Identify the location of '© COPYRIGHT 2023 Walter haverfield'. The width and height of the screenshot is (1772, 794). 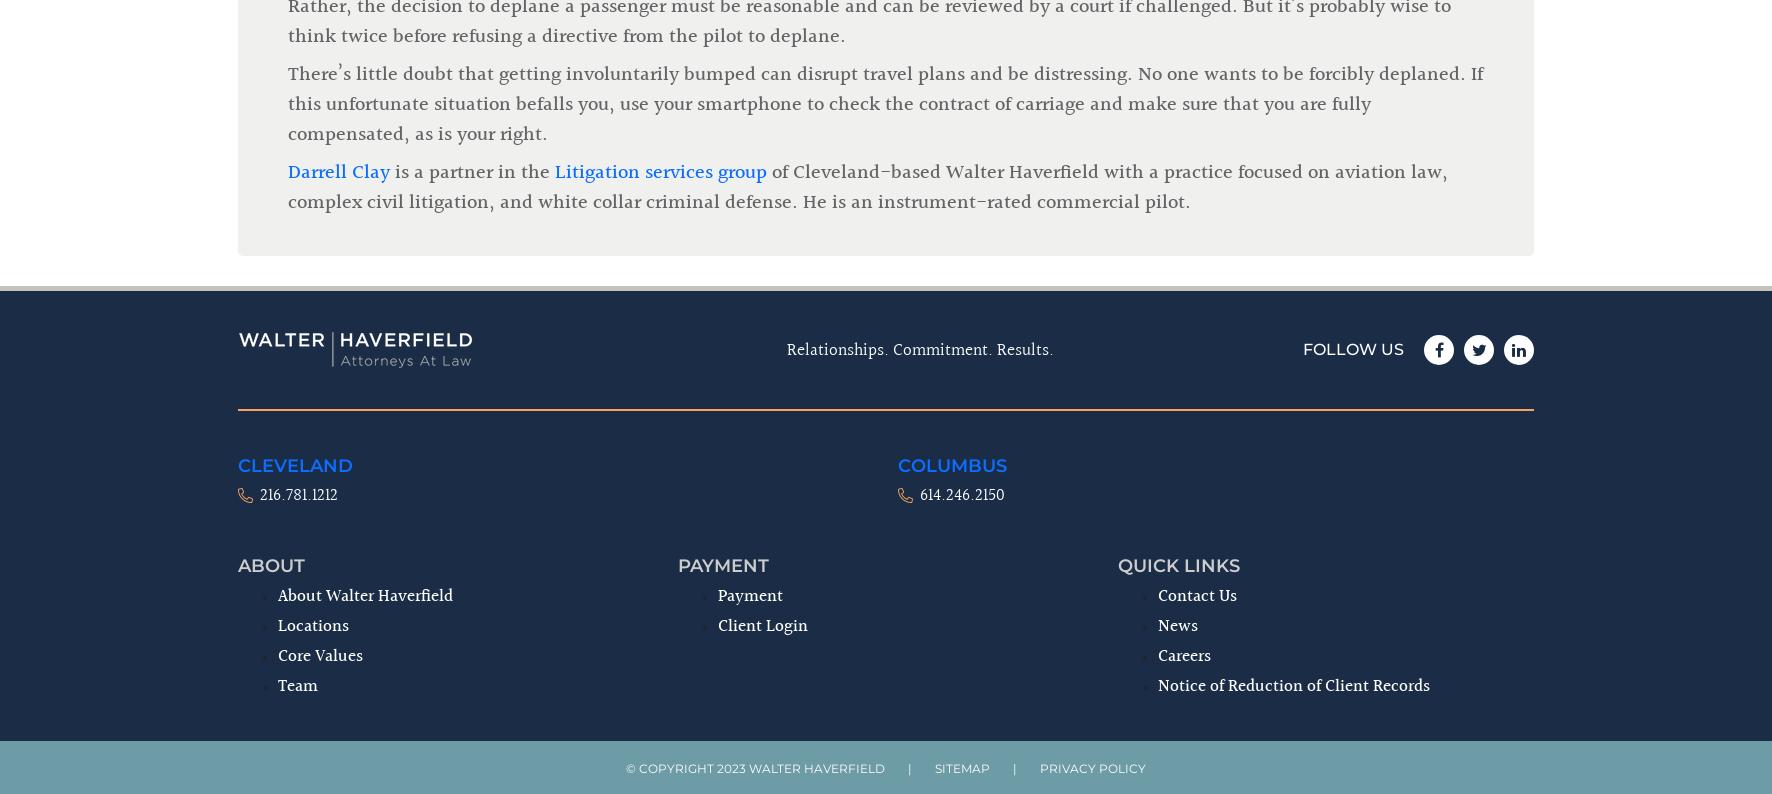
(626, 435).